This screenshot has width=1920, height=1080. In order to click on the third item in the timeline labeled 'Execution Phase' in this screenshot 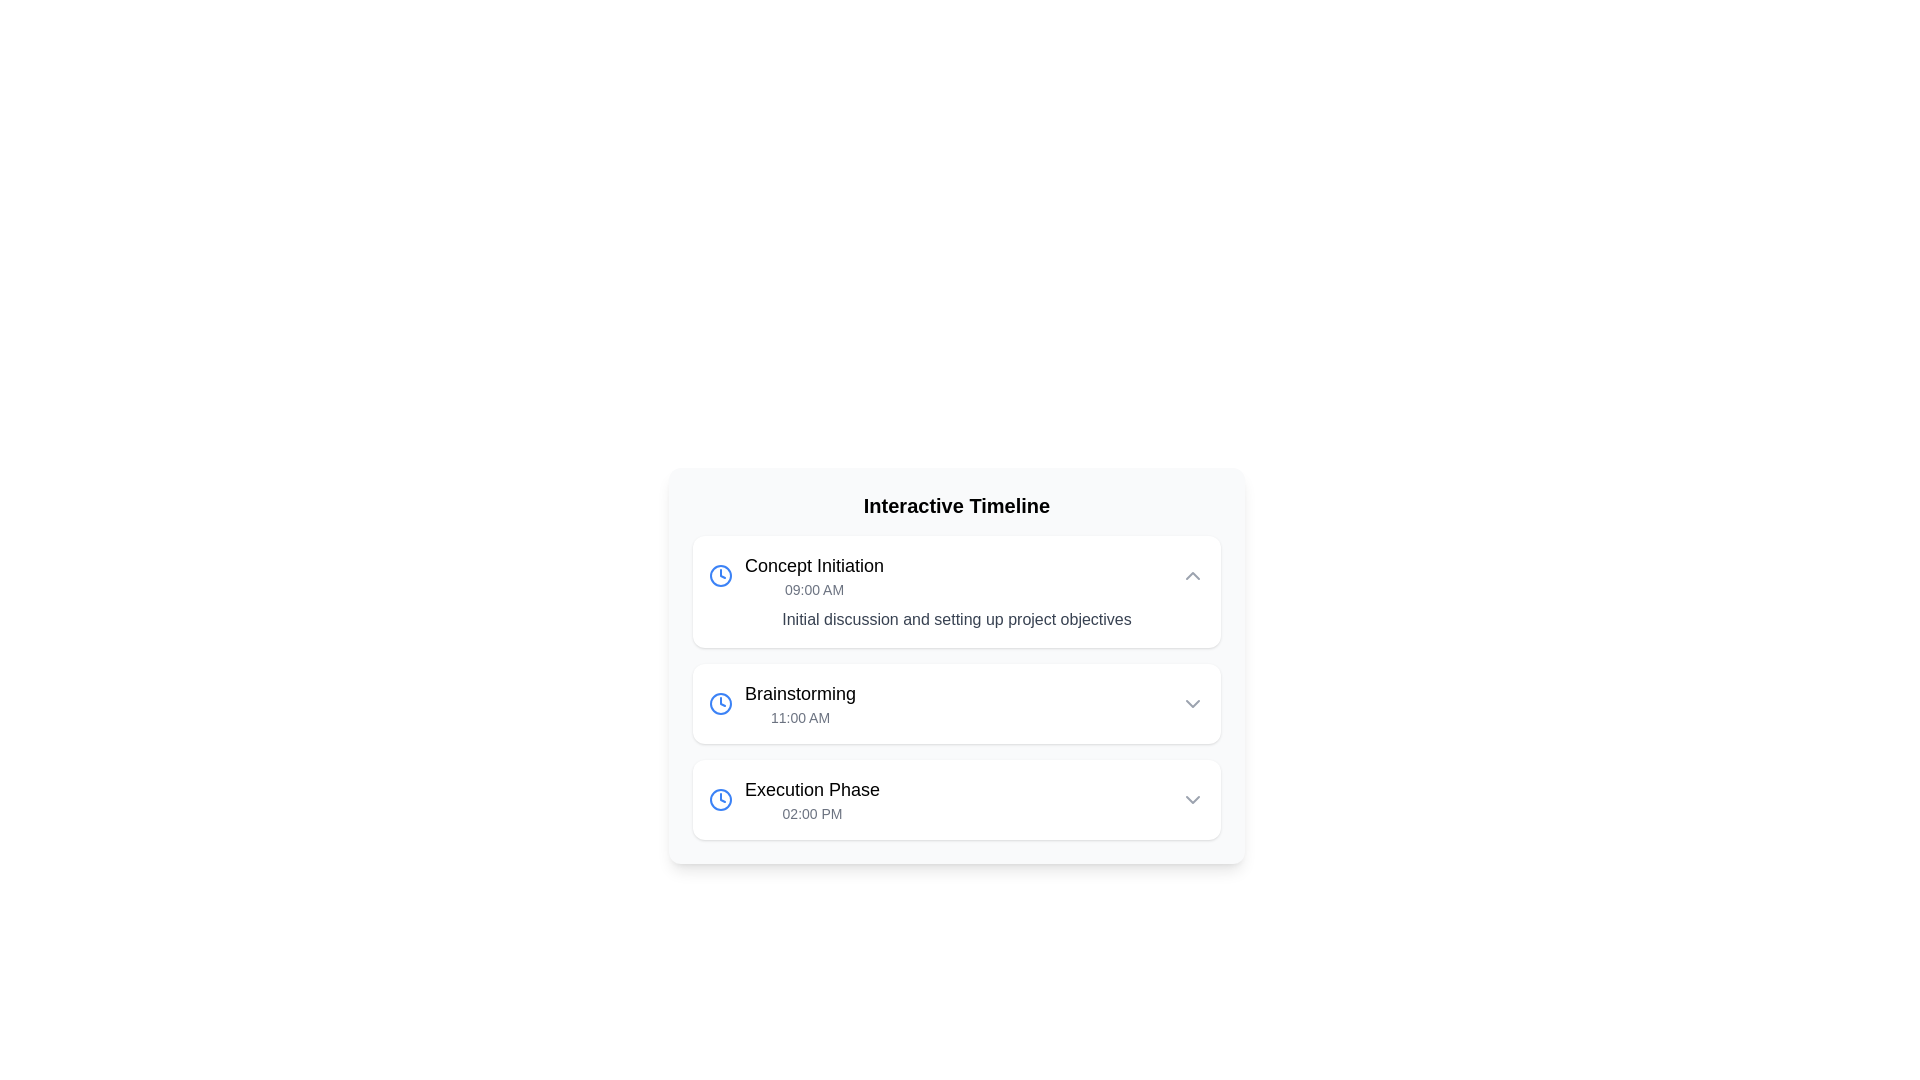, I will do `click(955, 798)`.